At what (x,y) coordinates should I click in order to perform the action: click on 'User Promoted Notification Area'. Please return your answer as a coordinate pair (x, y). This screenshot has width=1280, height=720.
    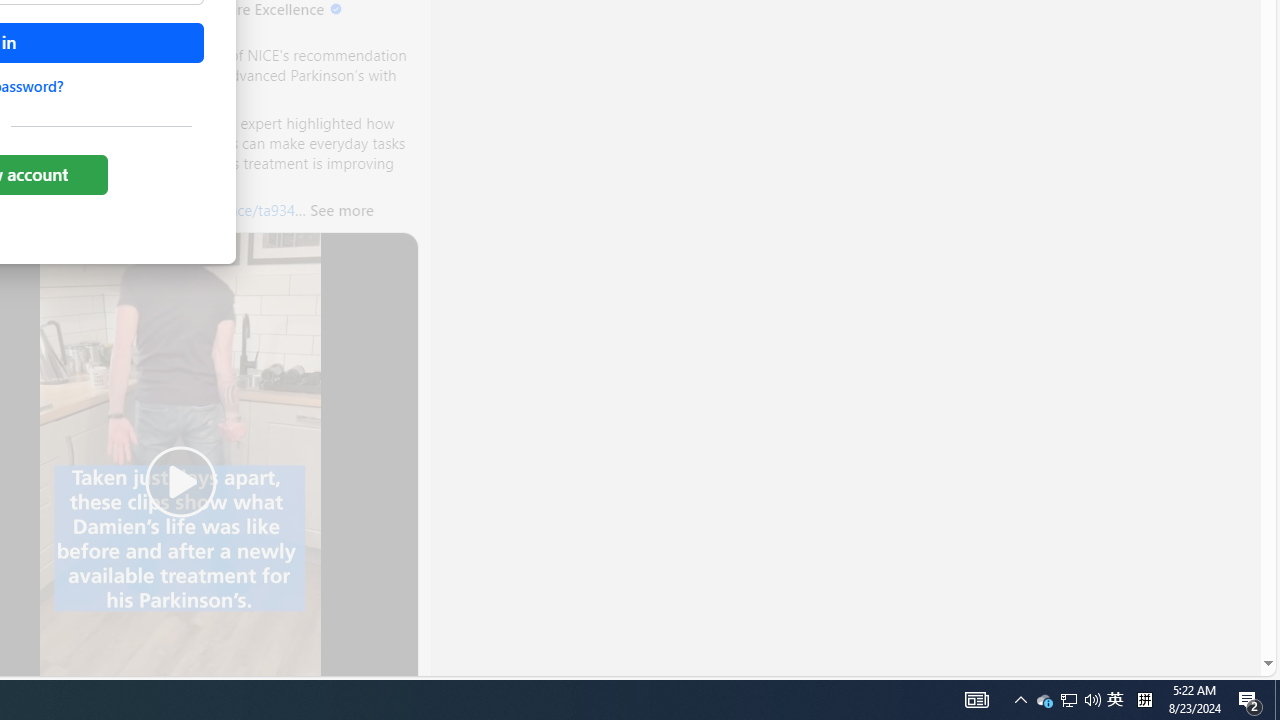
    Looking at the image, I should click on (1068, 698).